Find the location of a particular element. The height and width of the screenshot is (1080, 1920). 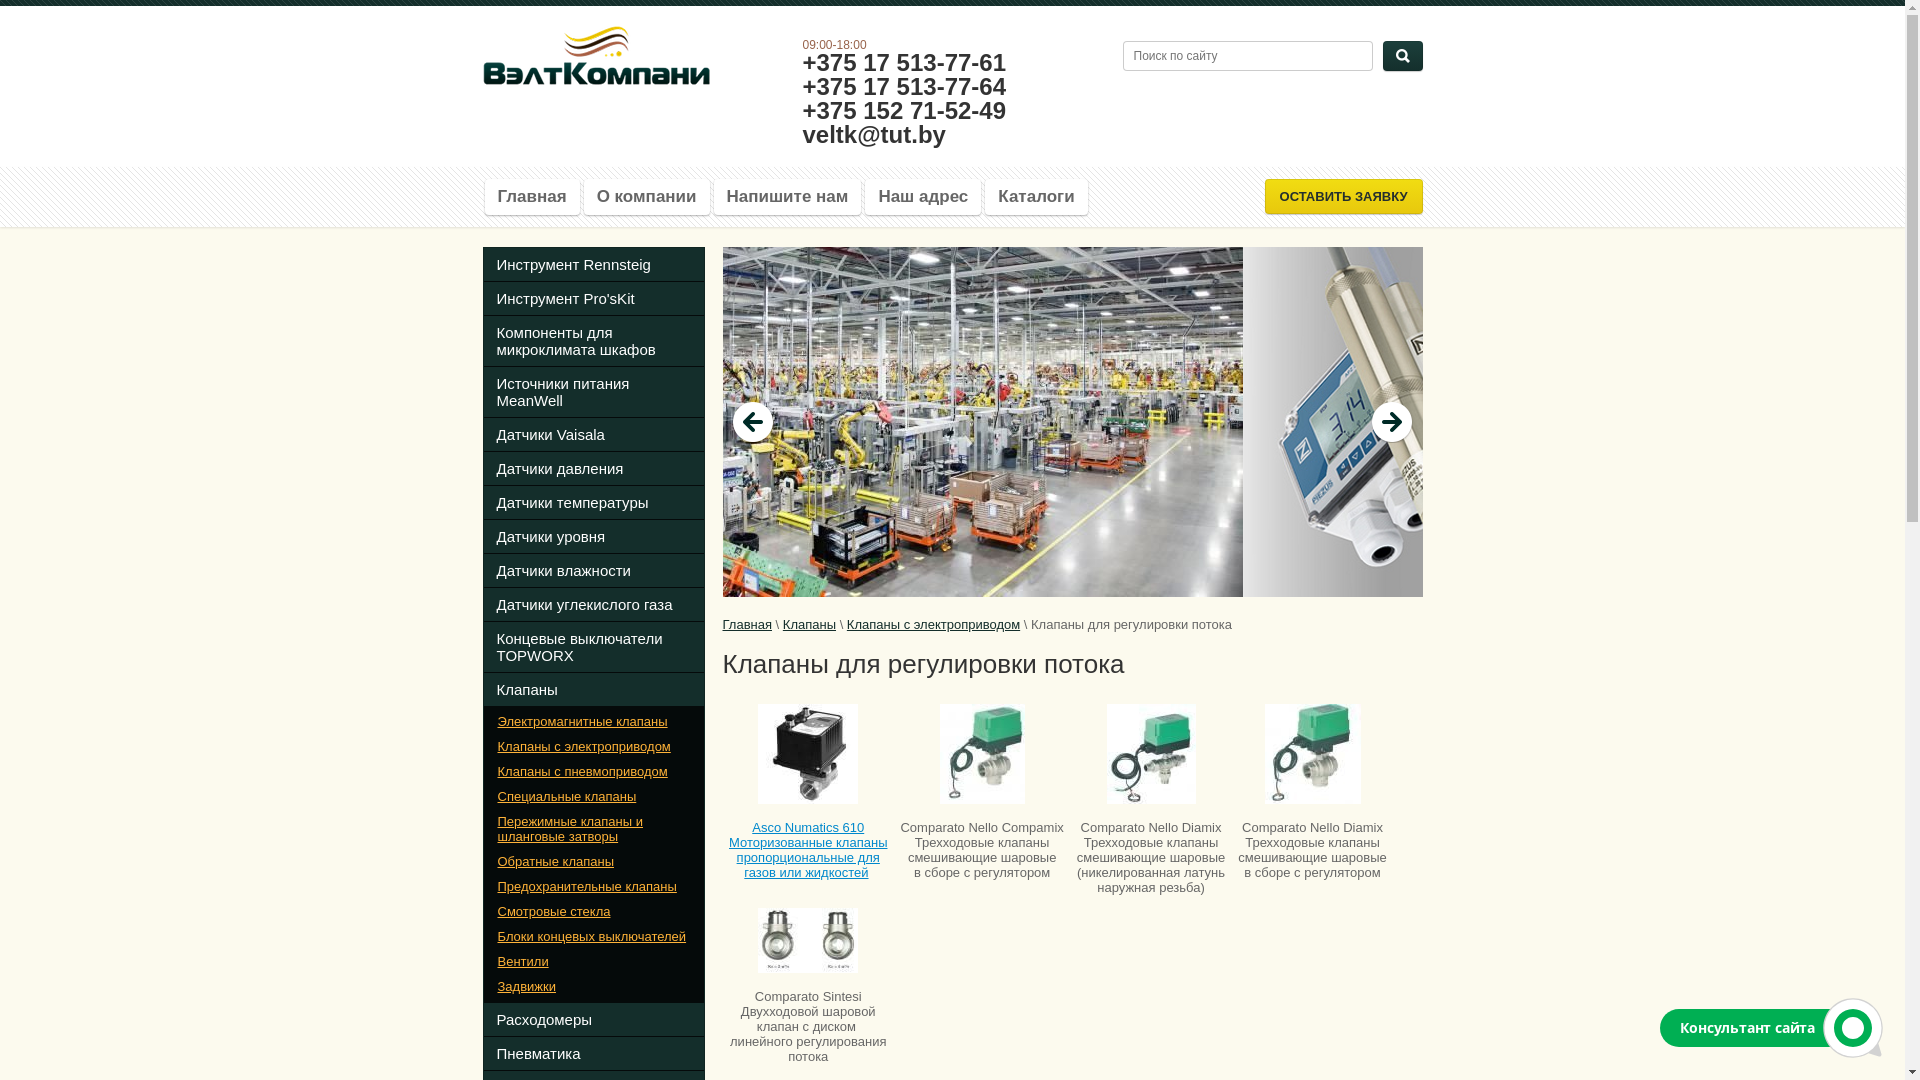

'+375 17 513-77-61' is located at coordinates (801, 61).